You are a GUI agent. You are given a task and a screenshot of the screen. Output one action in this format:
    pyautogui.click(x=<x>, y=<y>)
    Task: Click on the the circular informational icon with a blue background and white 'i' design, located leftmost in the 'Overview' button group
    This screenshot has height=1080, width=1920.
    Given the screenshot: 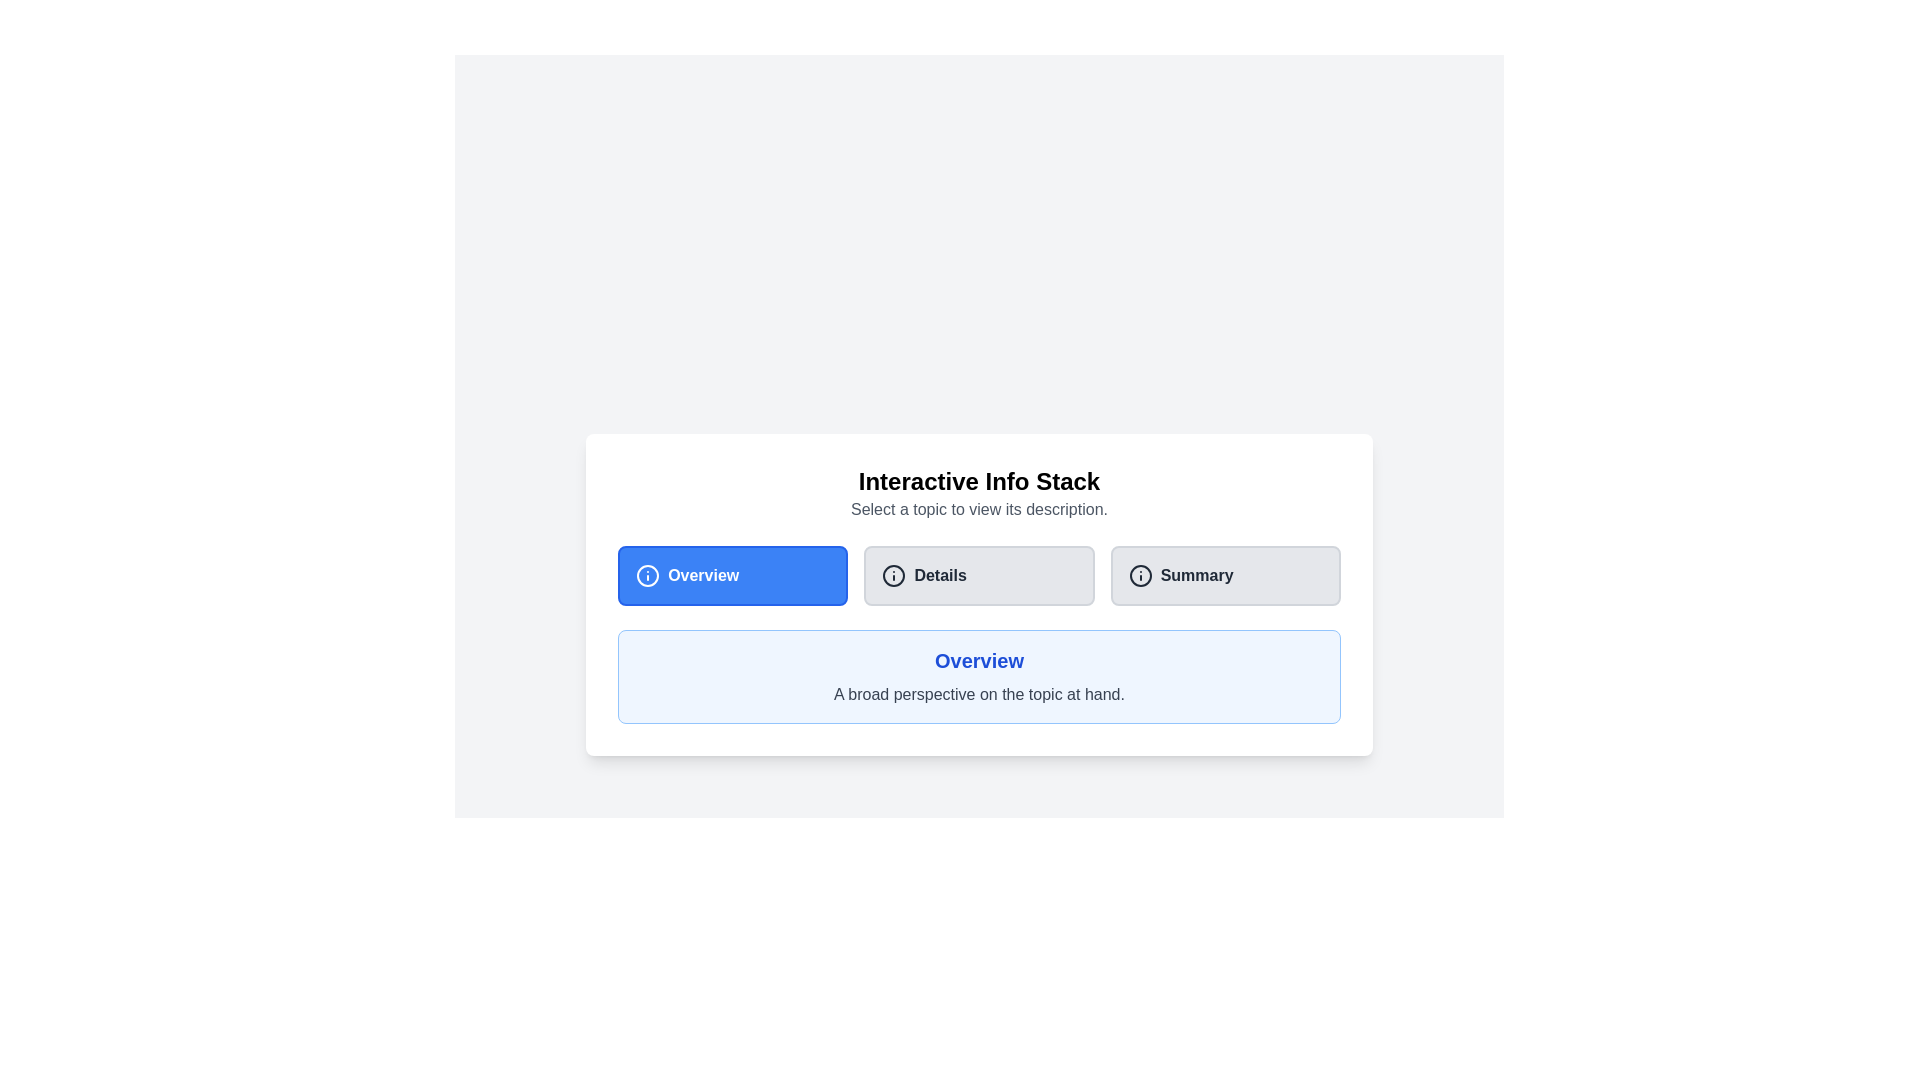 What is the action you would take?
    pyautogui.click(x=648, y=575)
    